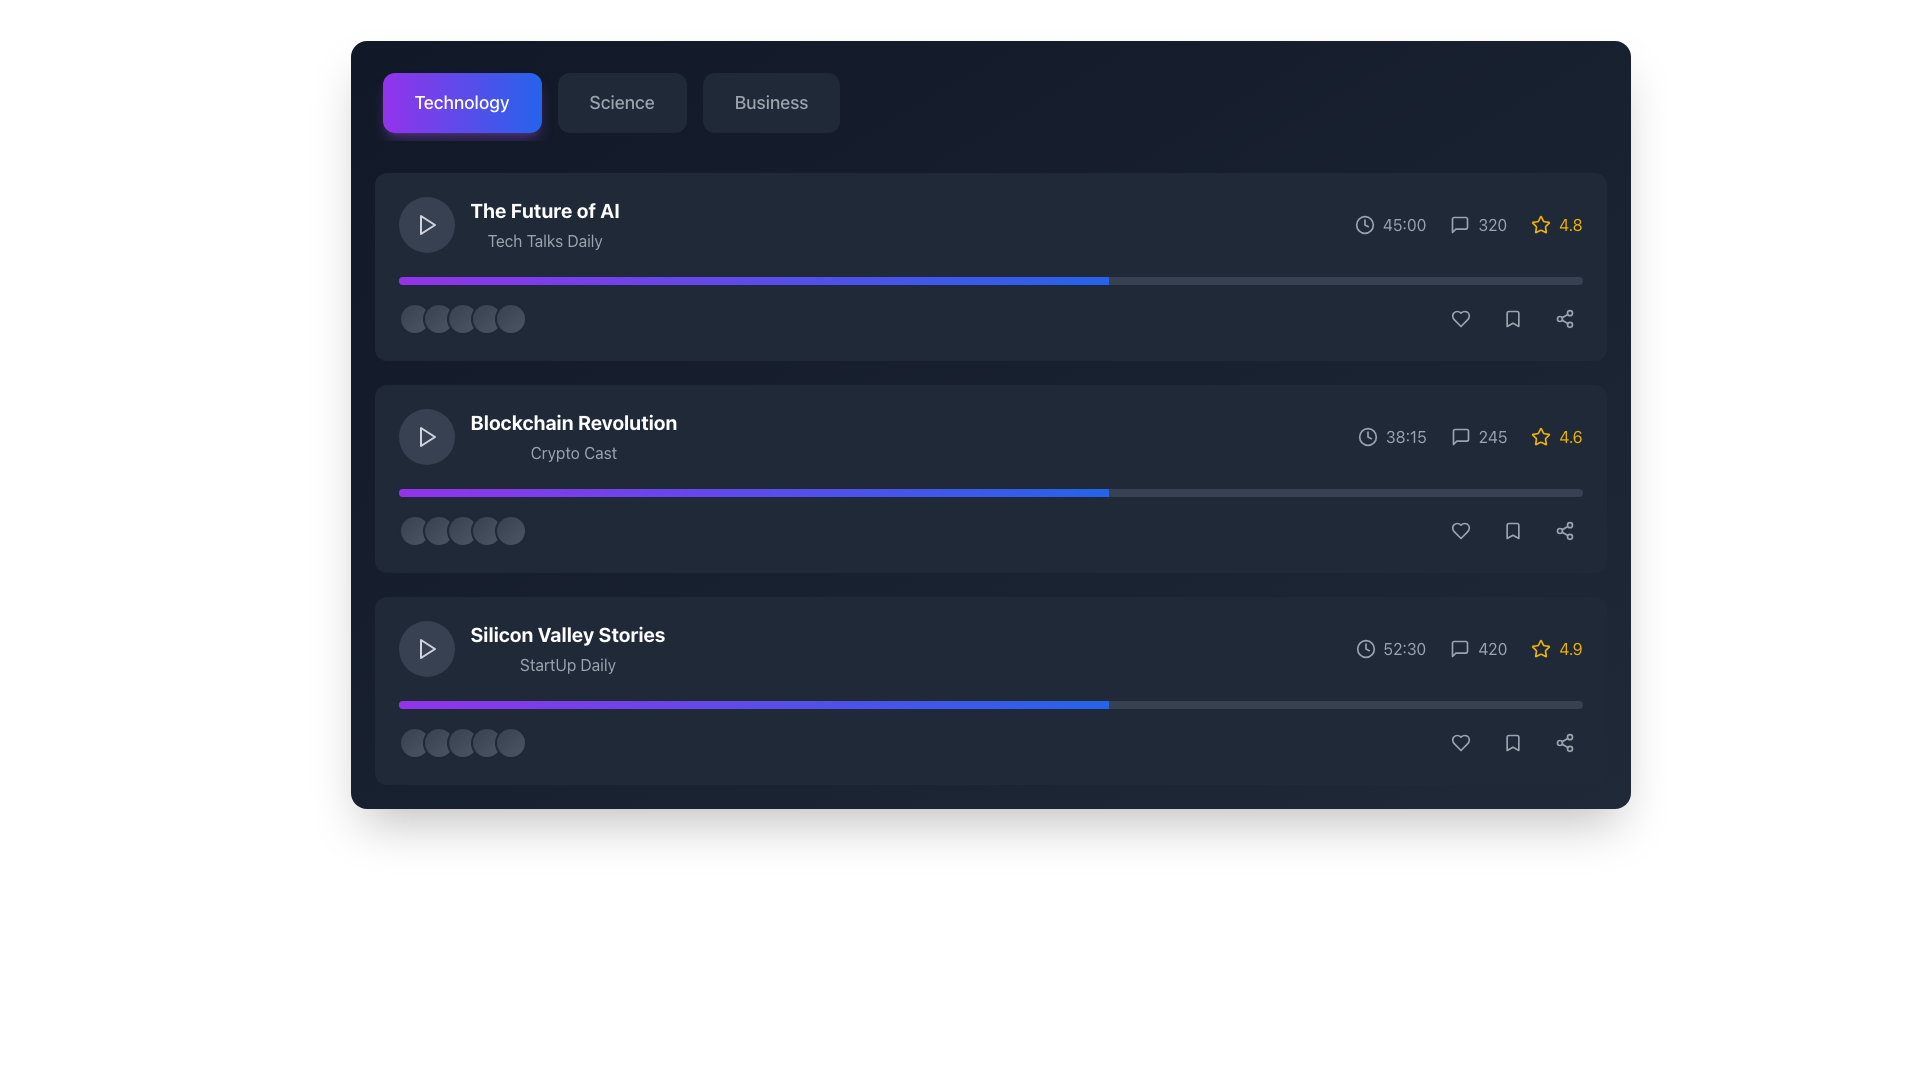 This screenshot has height=1080, width=1920. I want to click on the circular button with a bookmark icon located at the bottom right of the 'Silicon Valley Stories' content card, so click(1512, 743).